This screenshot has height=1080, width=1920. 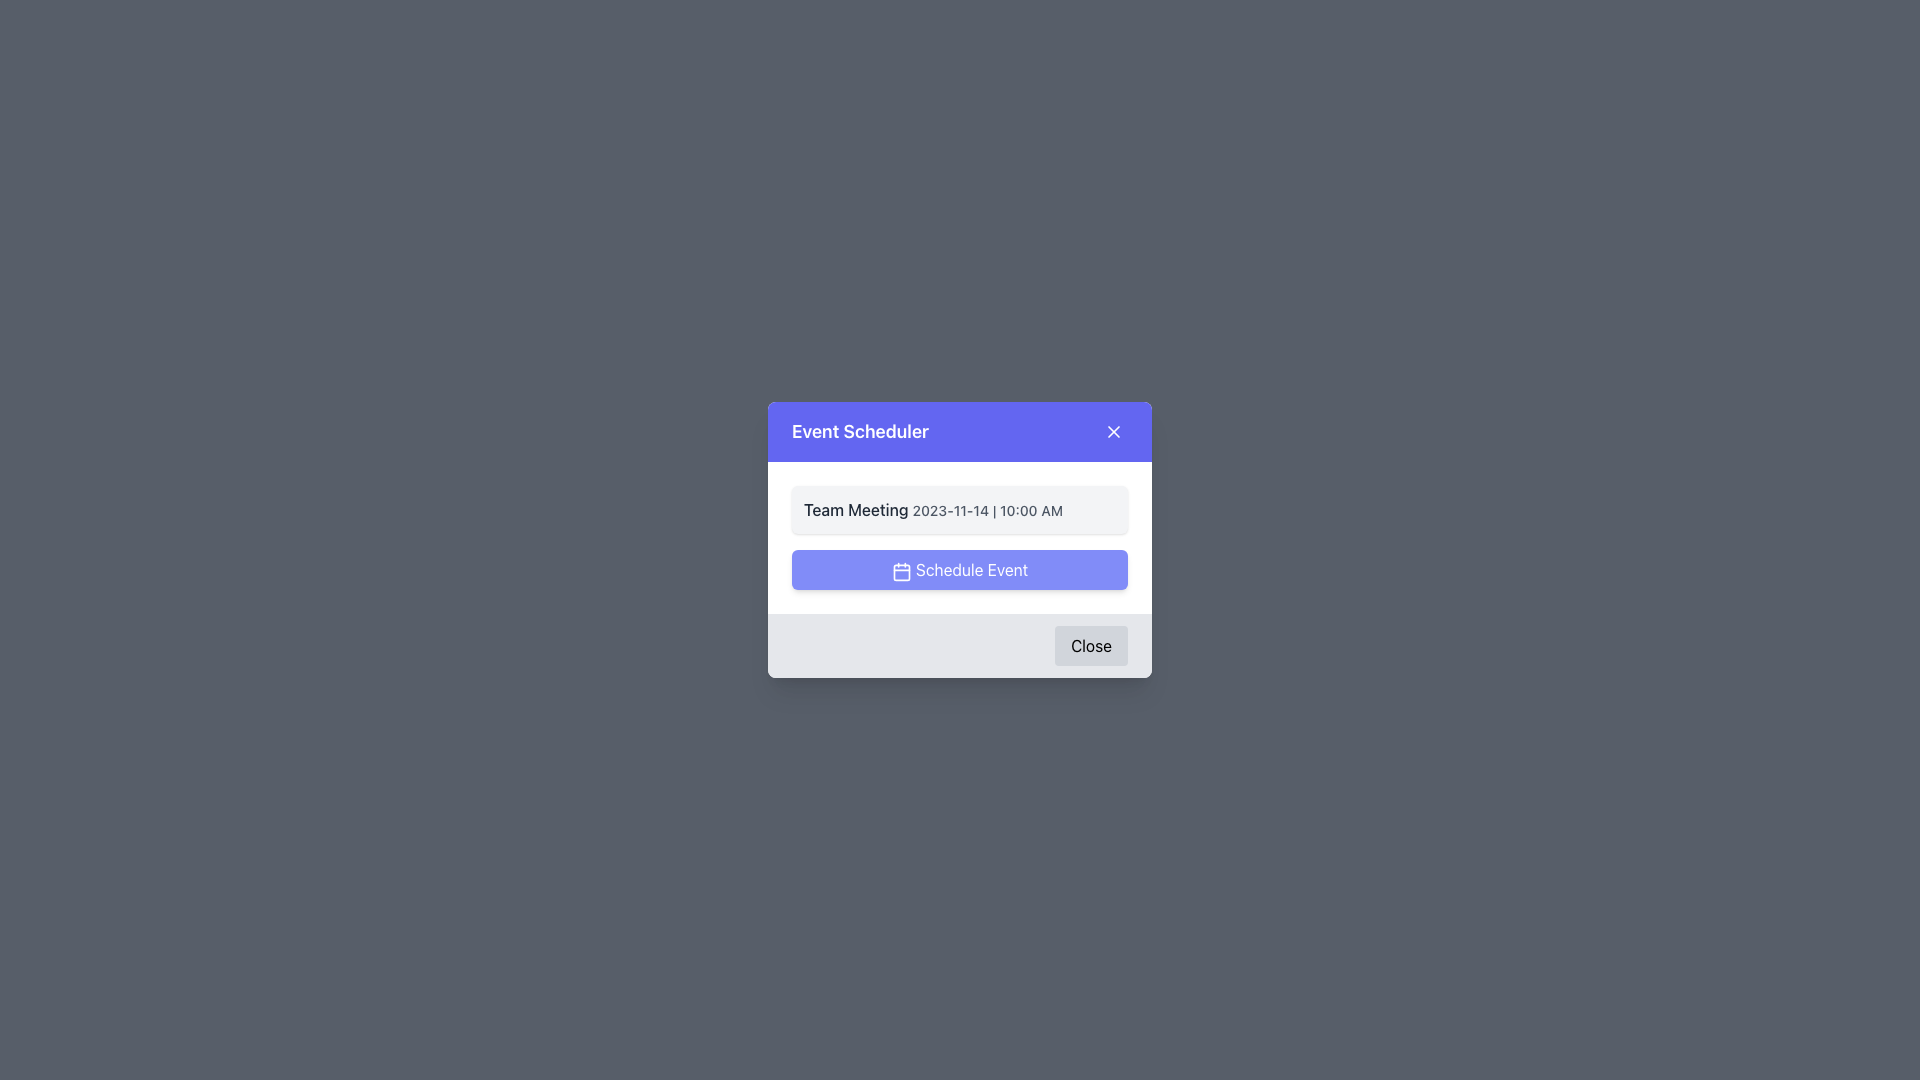 I want to click on the close button located in the lower right corner of the modal dialog box to observe the background color change, so click(x=1090, y=645).